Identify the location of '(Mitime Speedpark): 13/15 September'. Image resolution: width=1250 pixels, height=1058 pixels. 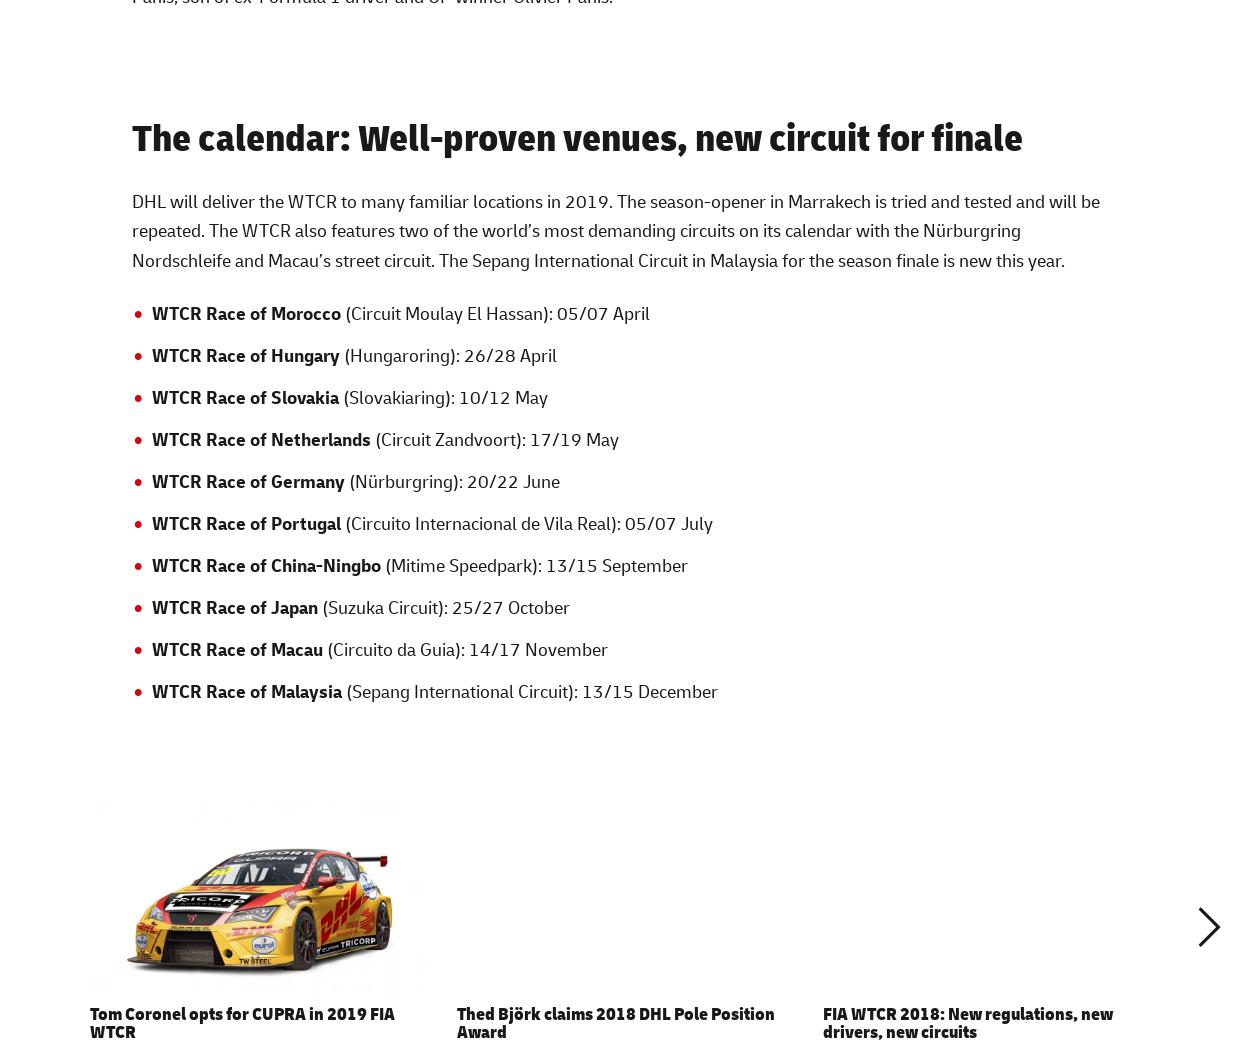
(533, 564).